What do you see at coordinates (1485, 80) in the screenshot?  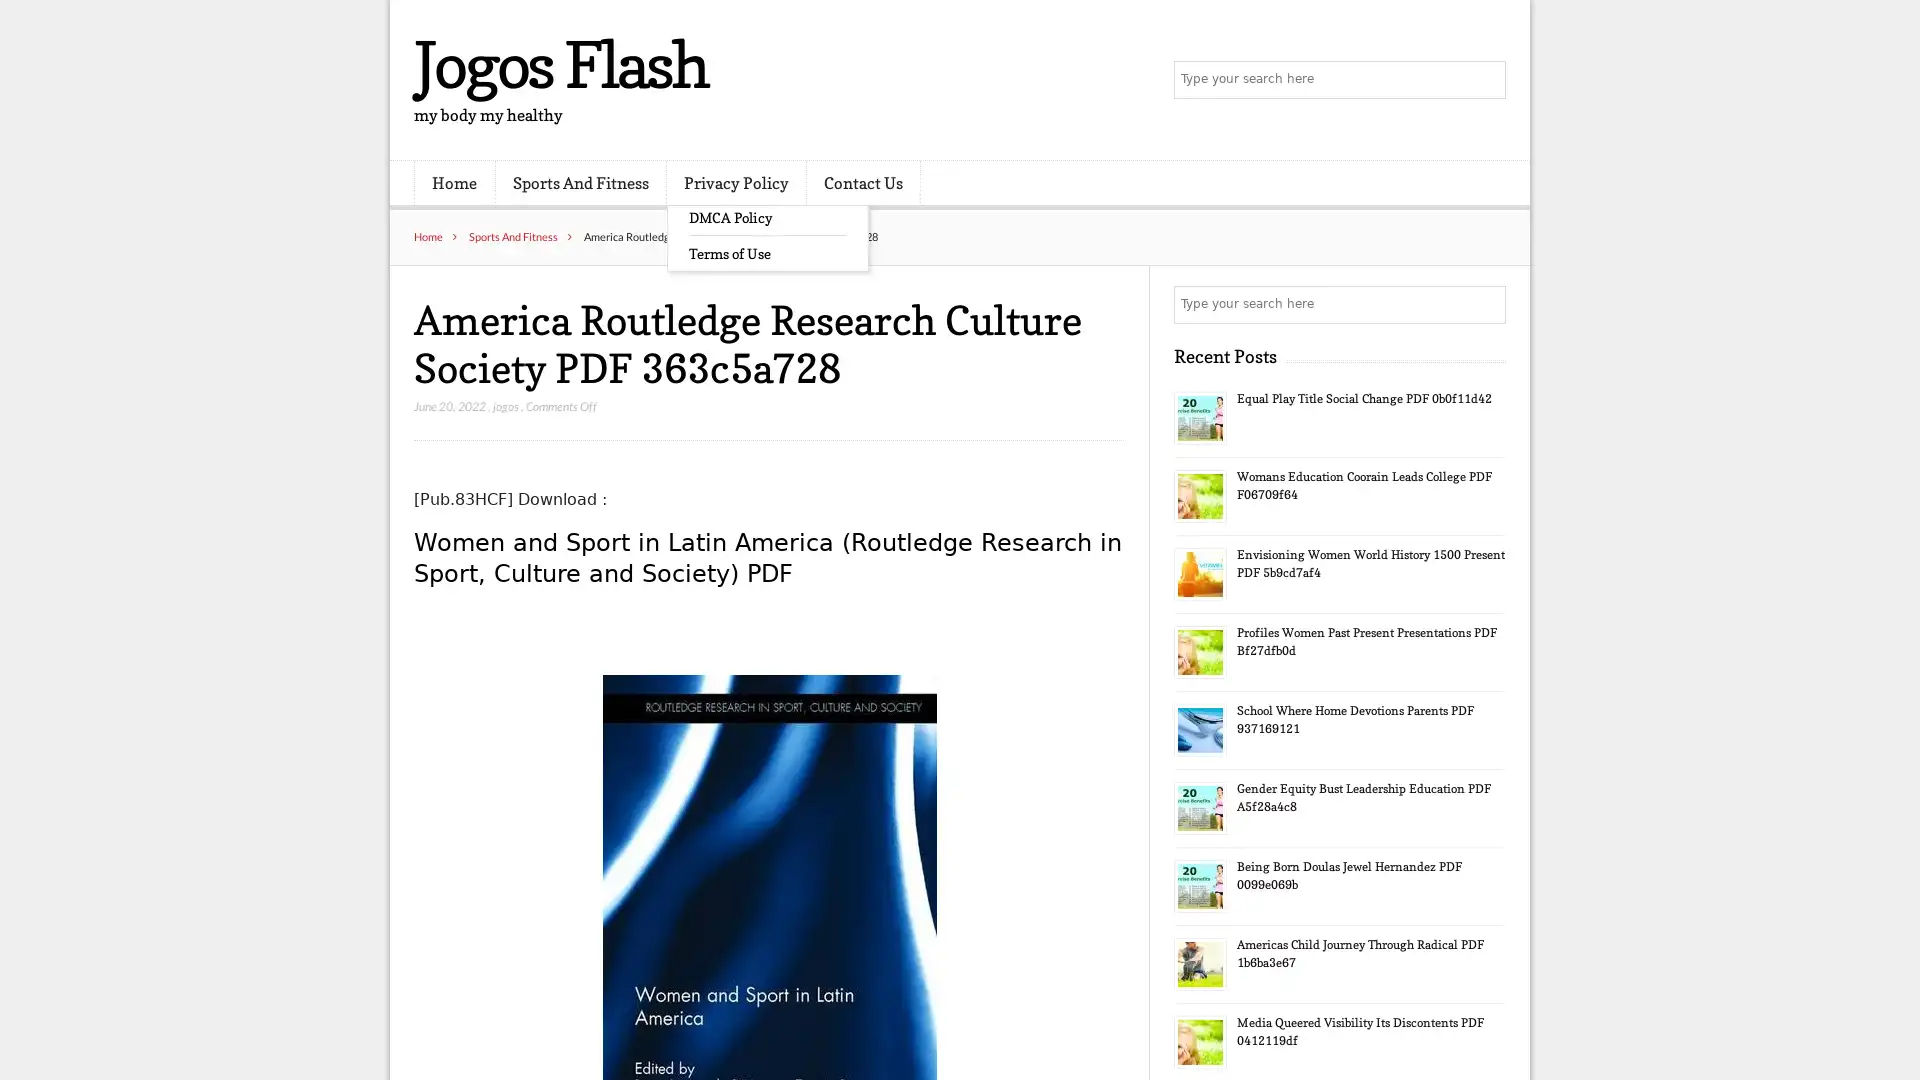 I see `Search` at bounding box center [1485, 80].